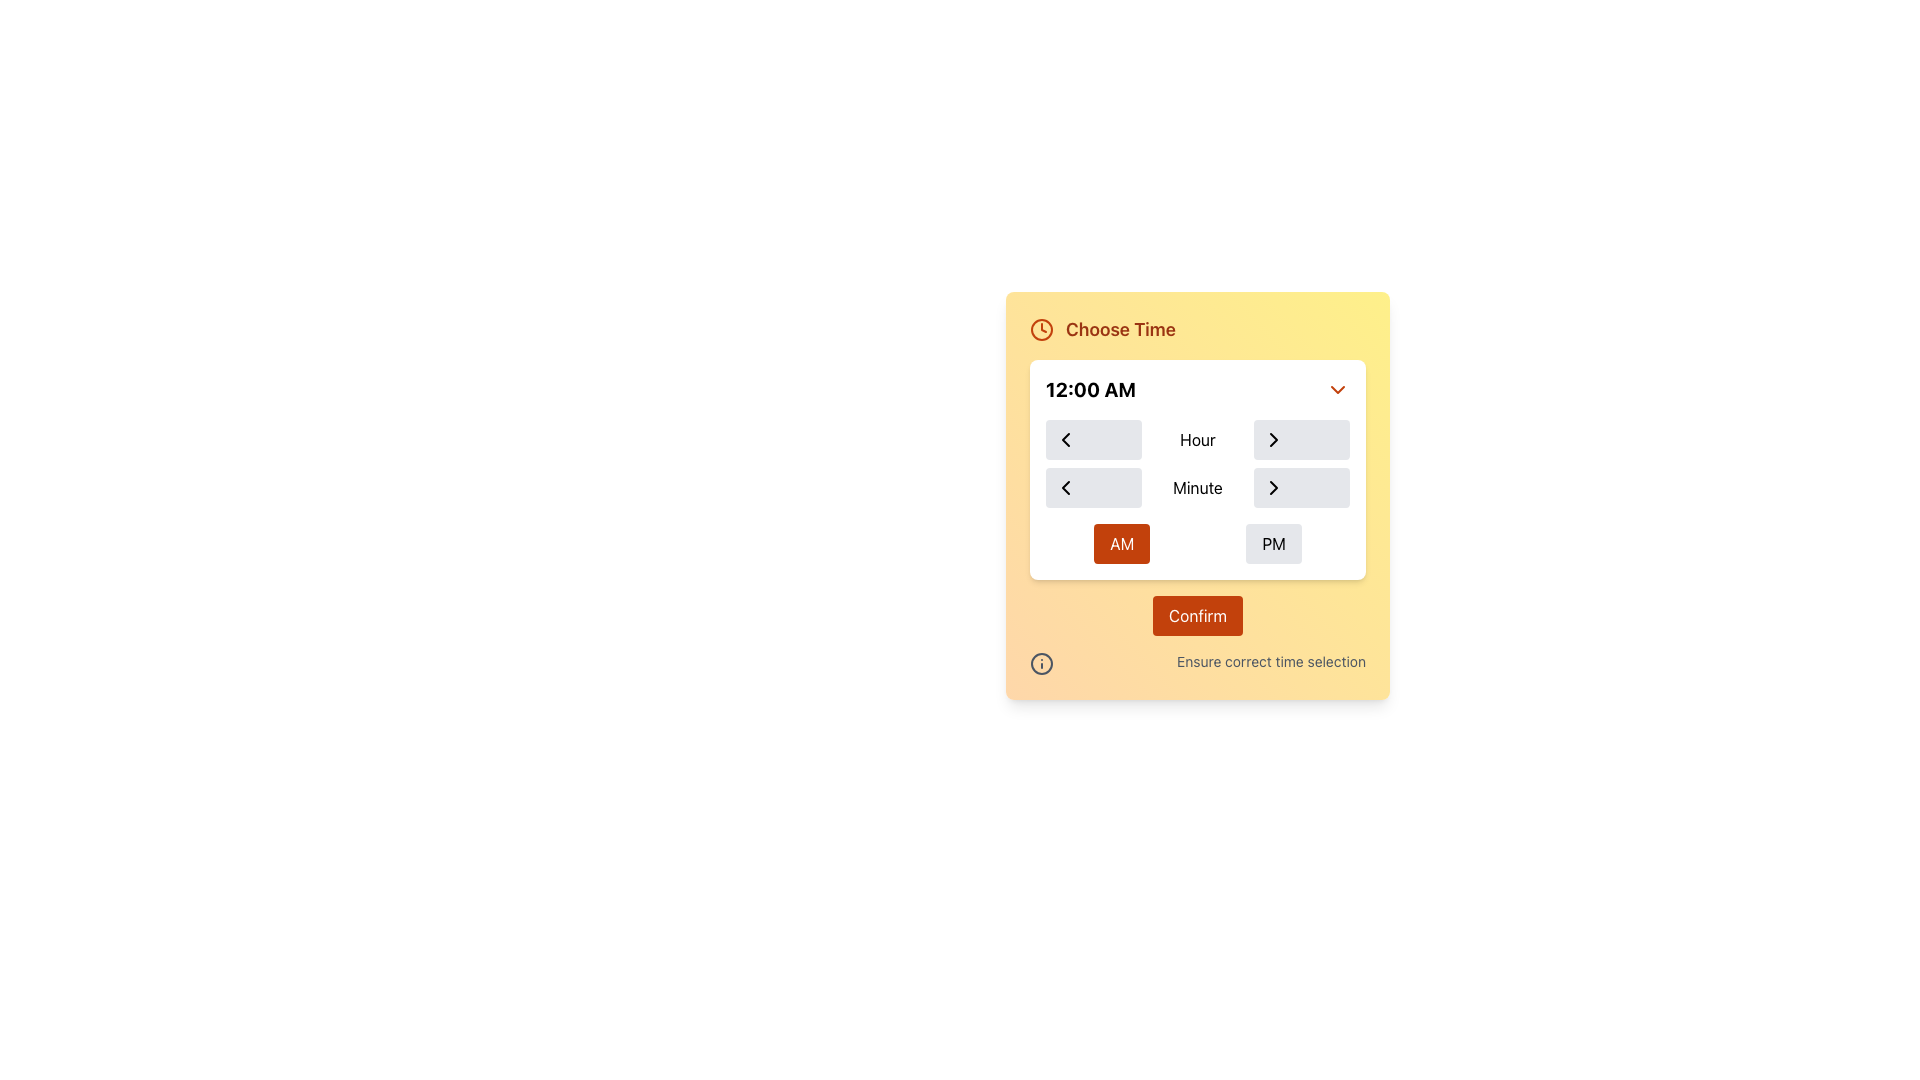 The image size is (1920, 1080). What do you see at coordinates (1301, 438) in the screenshot?
I see `the increment button for the 'Hour' field located in the top-right portion of the grid layout, specifically in the first row and third column, to increment the hour displayed` at bounding box center [1301, 438].